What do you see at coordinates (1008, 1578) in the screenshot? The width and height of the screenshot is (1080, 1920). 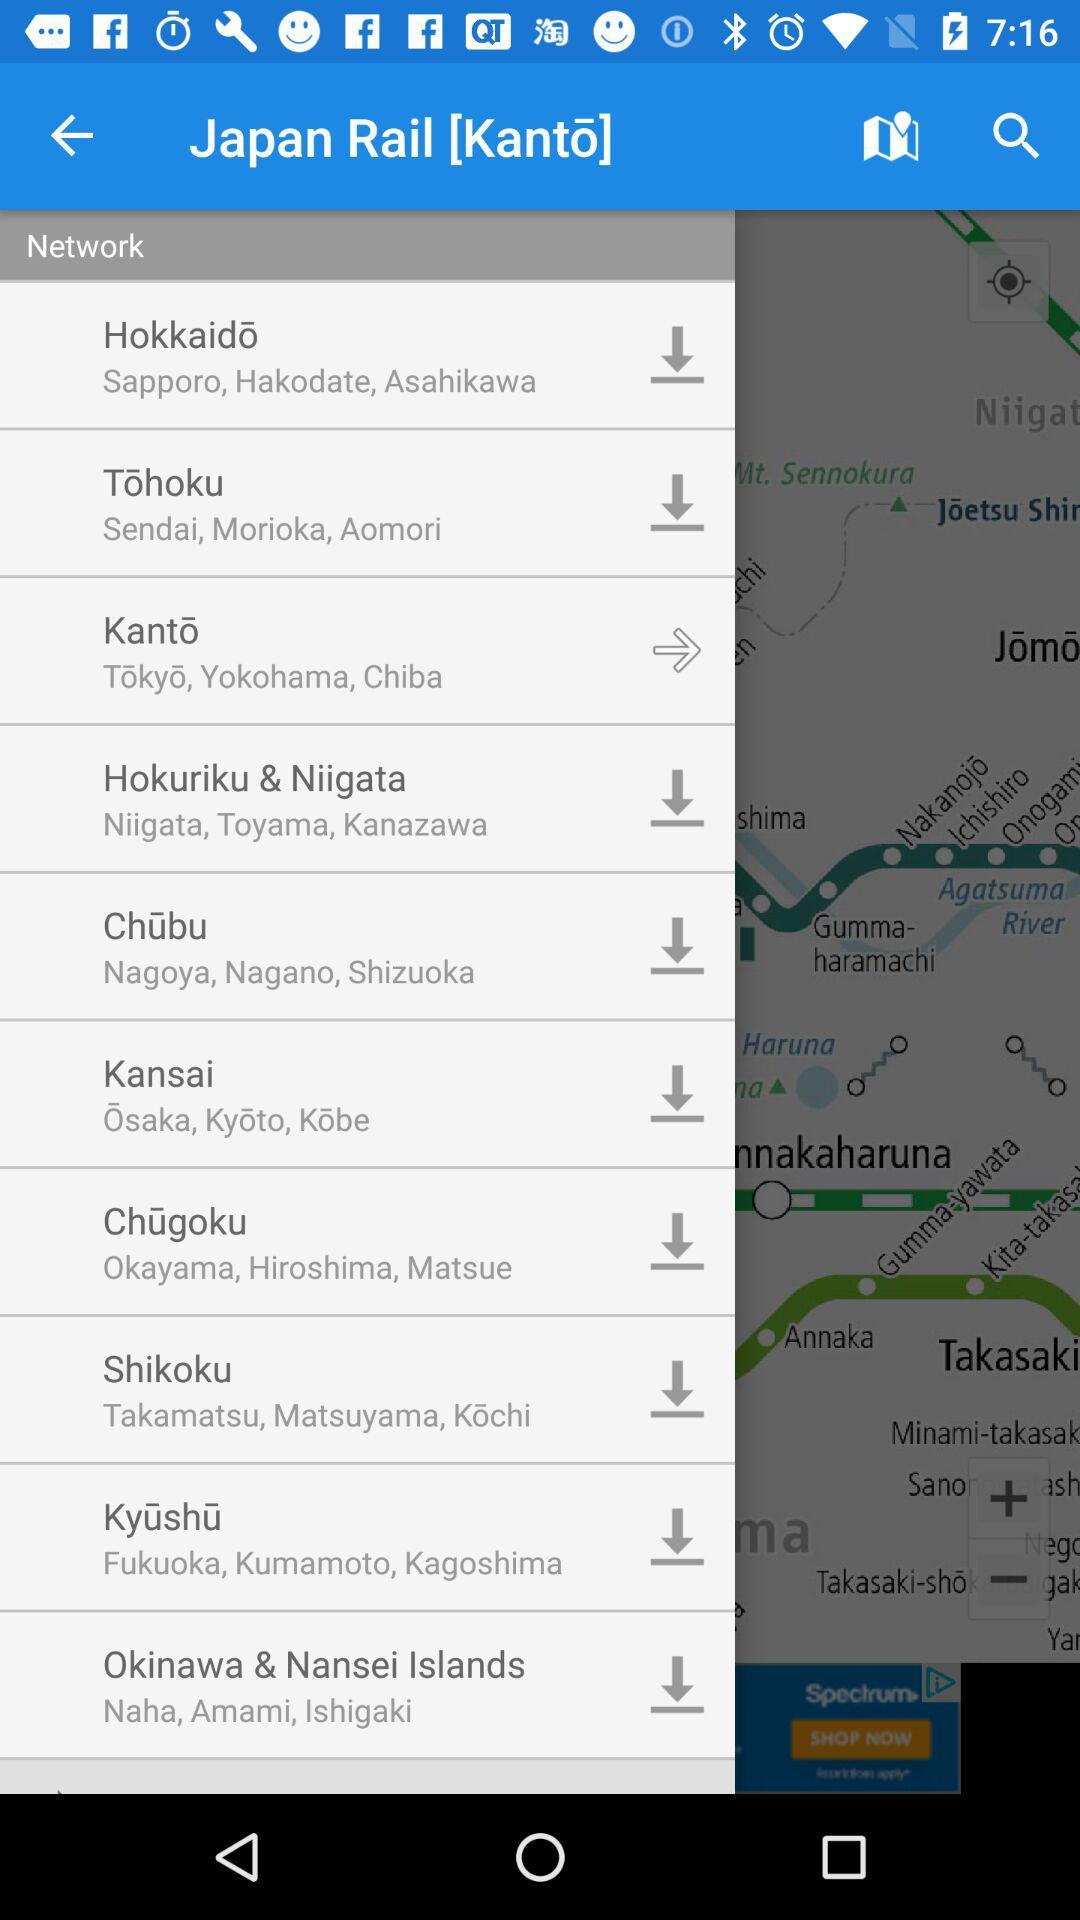 I see `the minus icon` at bounding box center [1008, 1578].